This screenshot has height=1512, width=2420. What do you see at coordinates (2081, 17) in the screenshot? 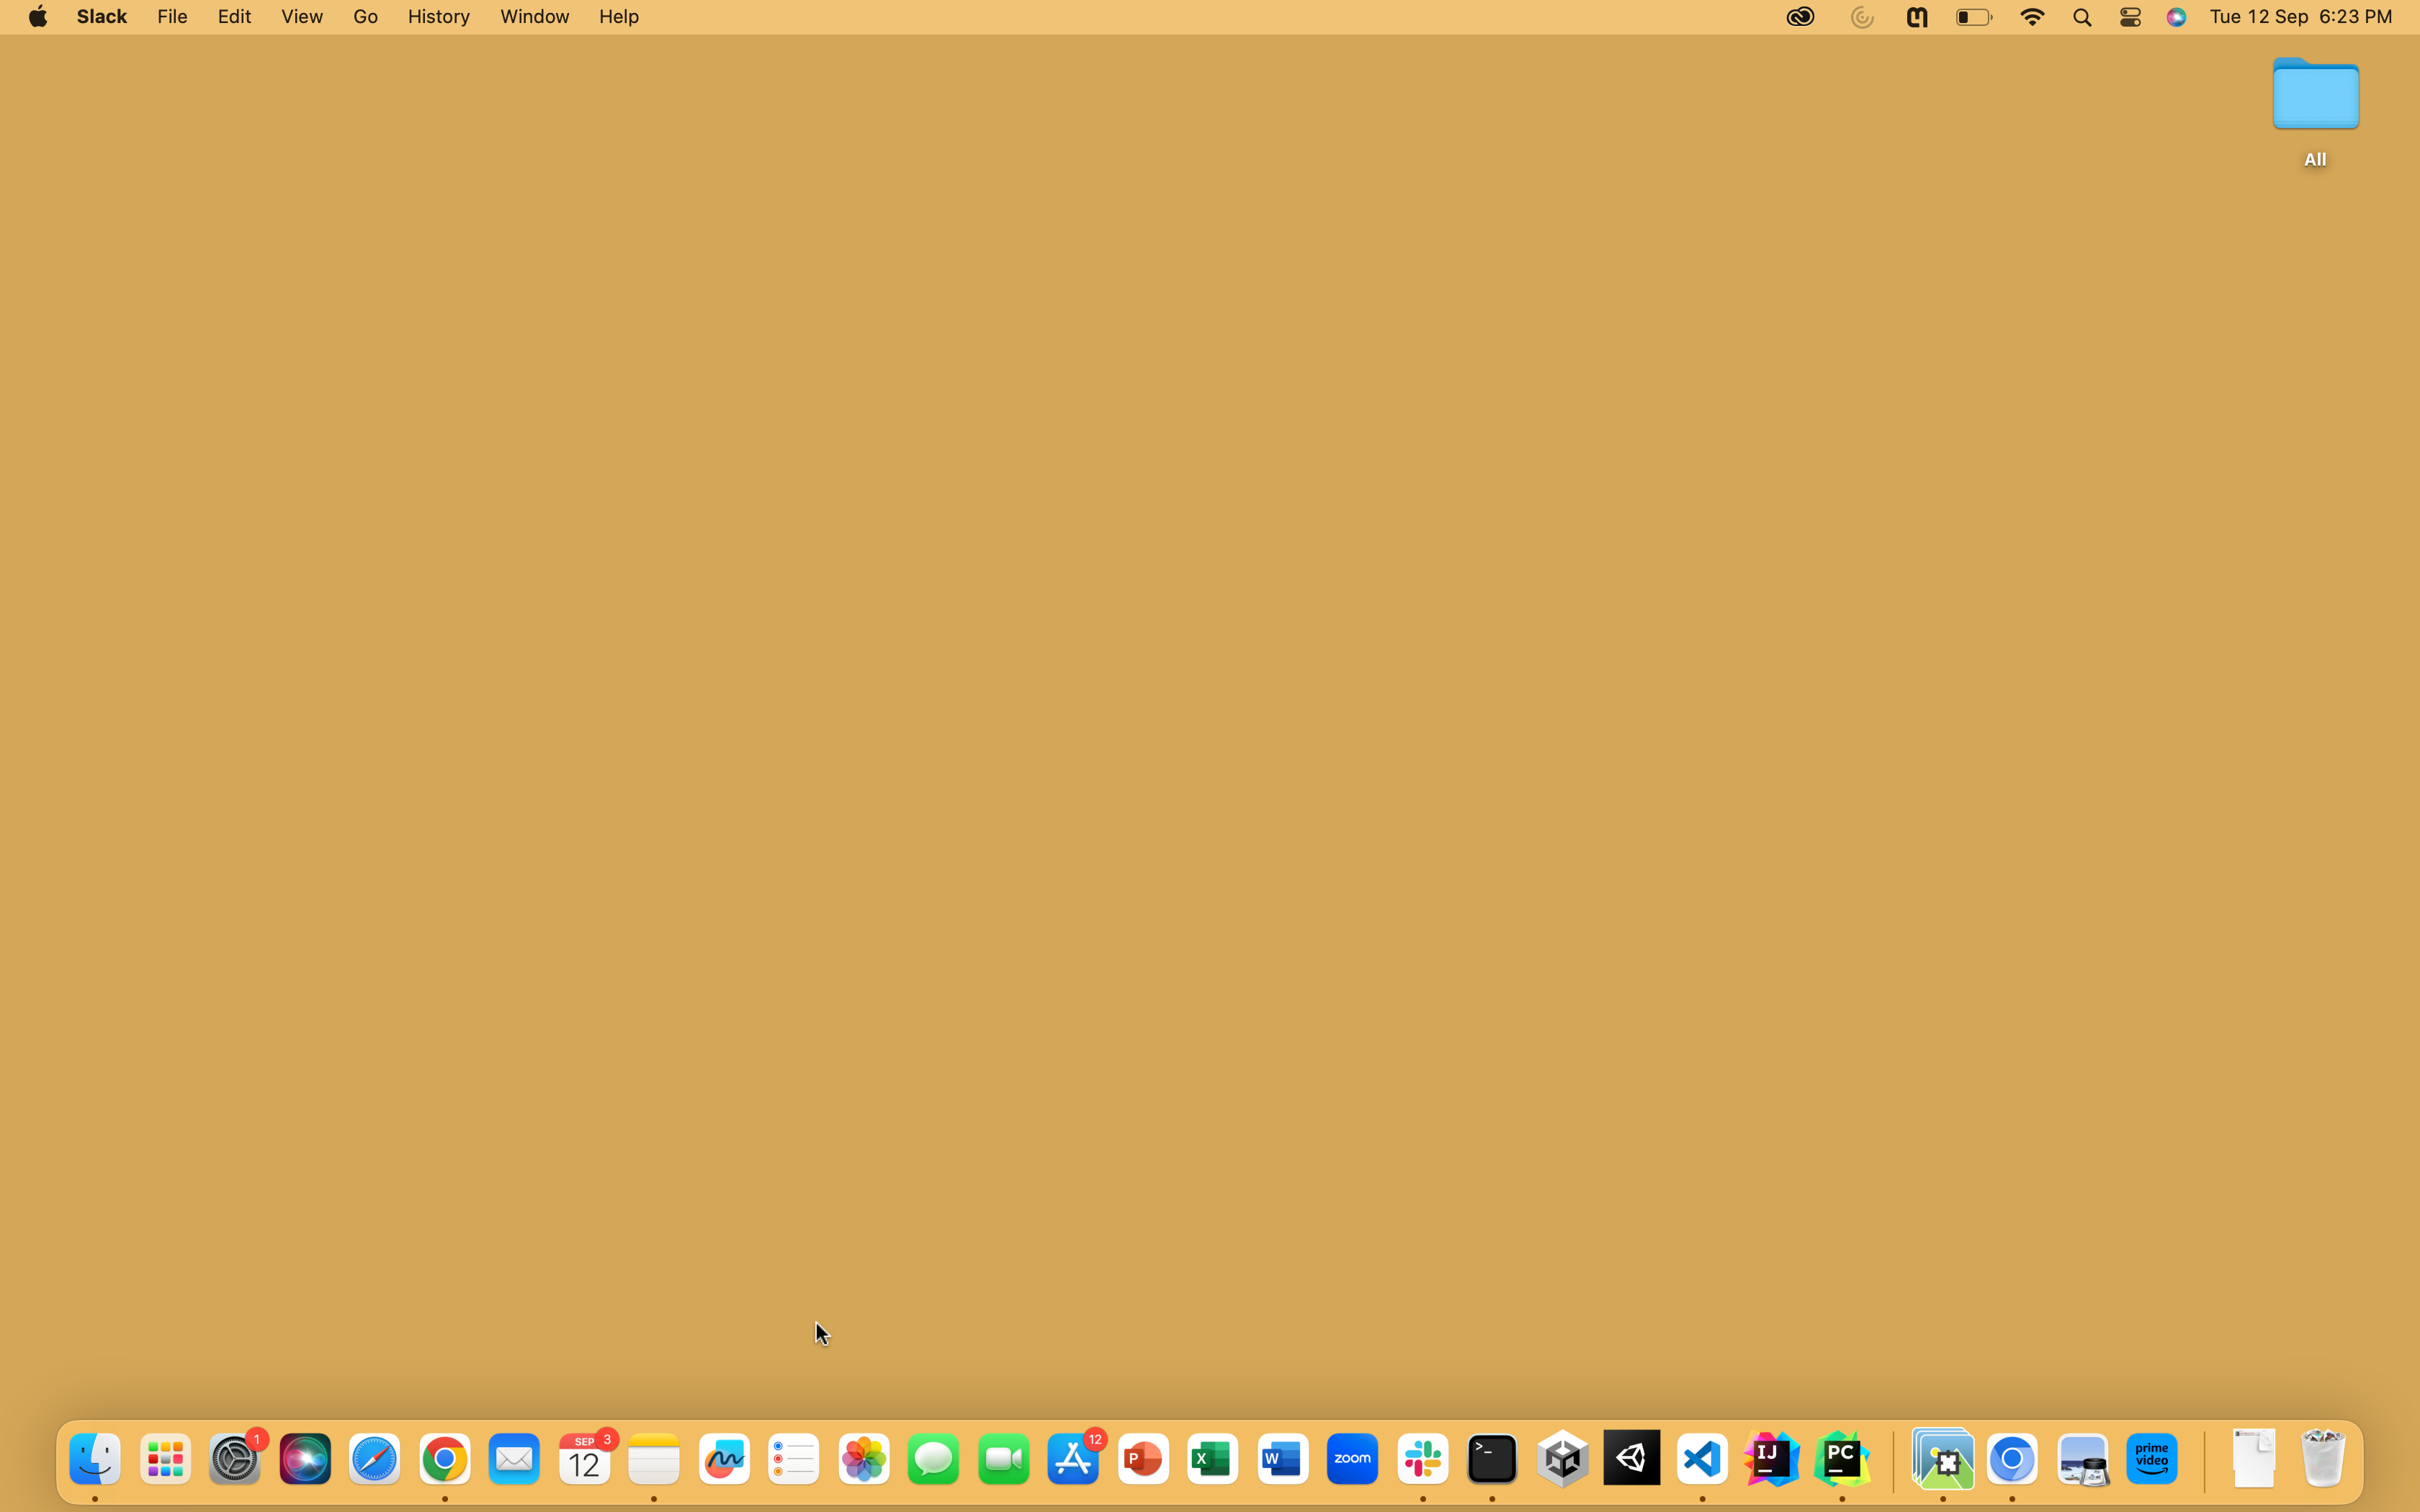
I see `Locate the Calculator App by utilizing the search button` at bounding box center [2081, 17].